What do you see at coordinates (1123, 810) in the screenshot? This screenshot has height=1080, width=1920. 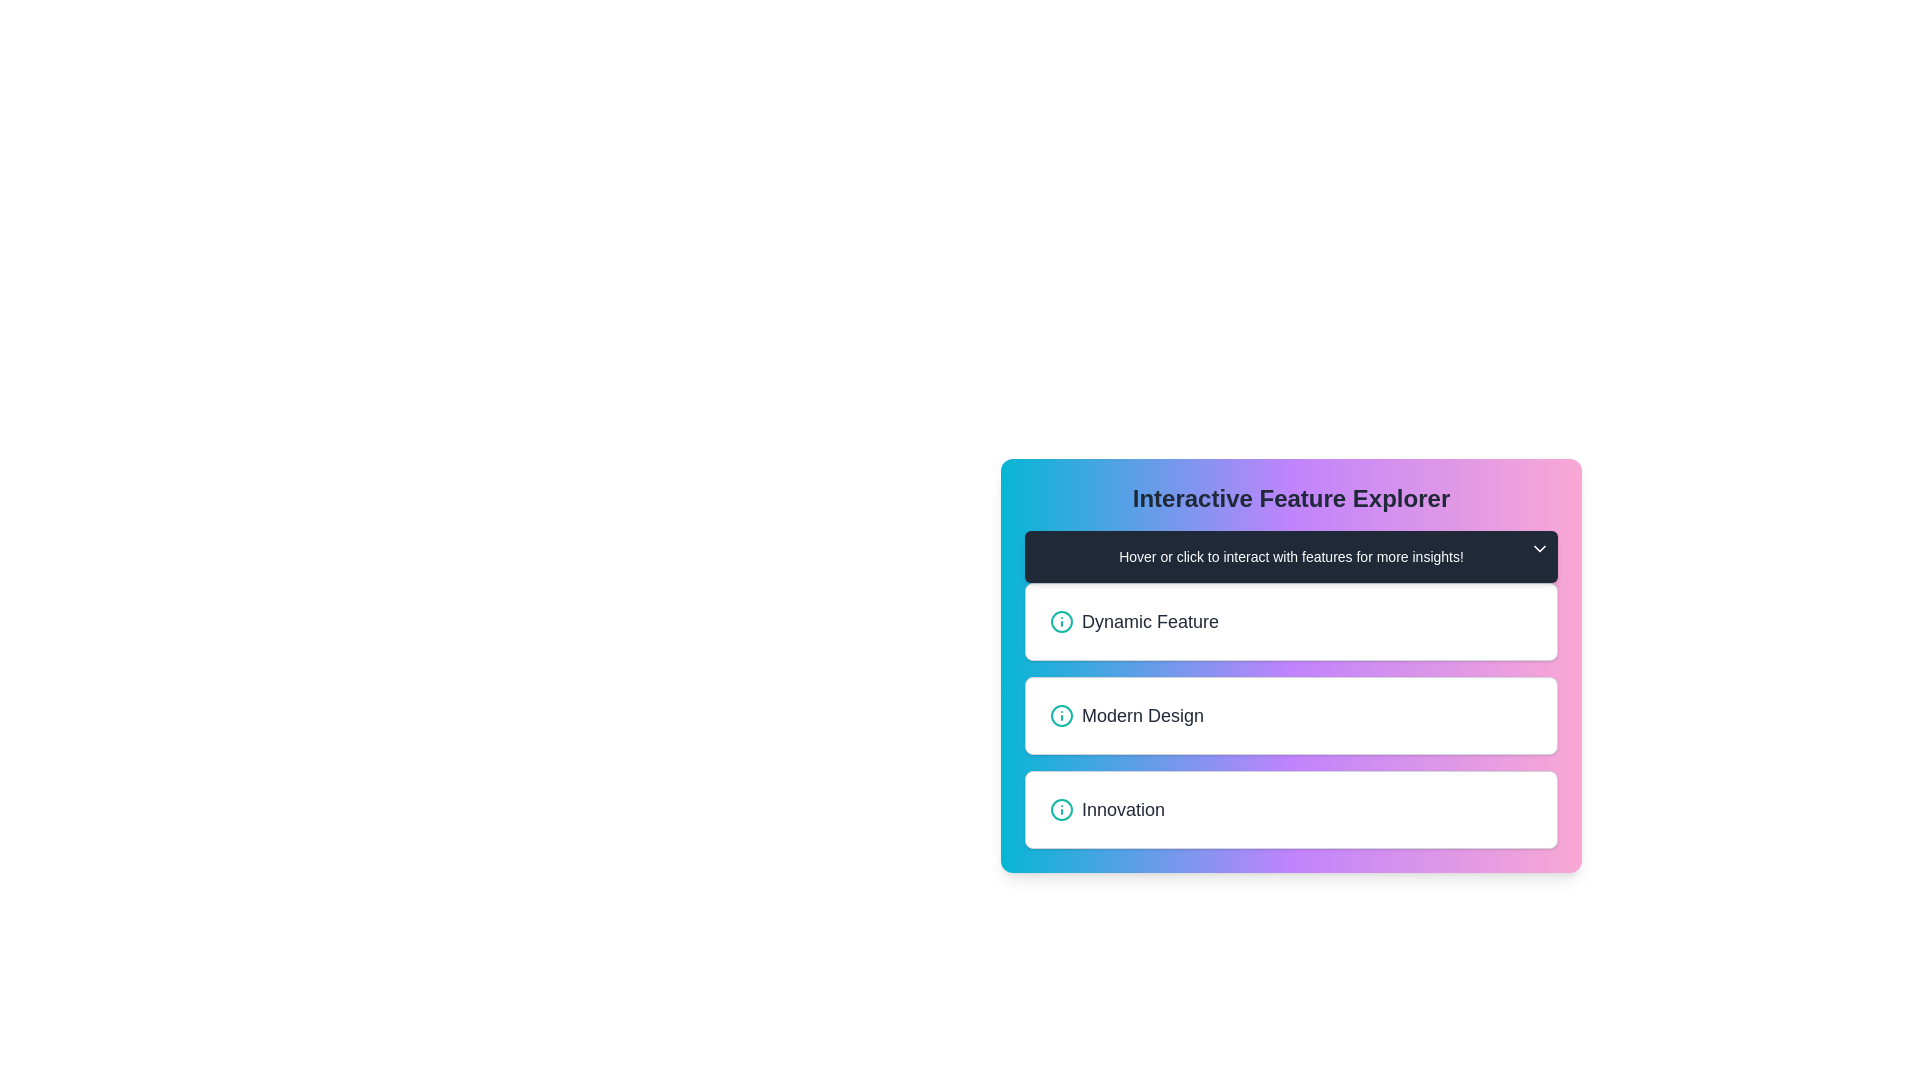 I see `text from the third text label in a vertical list, positioned to the right of an accompanying icon` at bounding box center [1123, 810].